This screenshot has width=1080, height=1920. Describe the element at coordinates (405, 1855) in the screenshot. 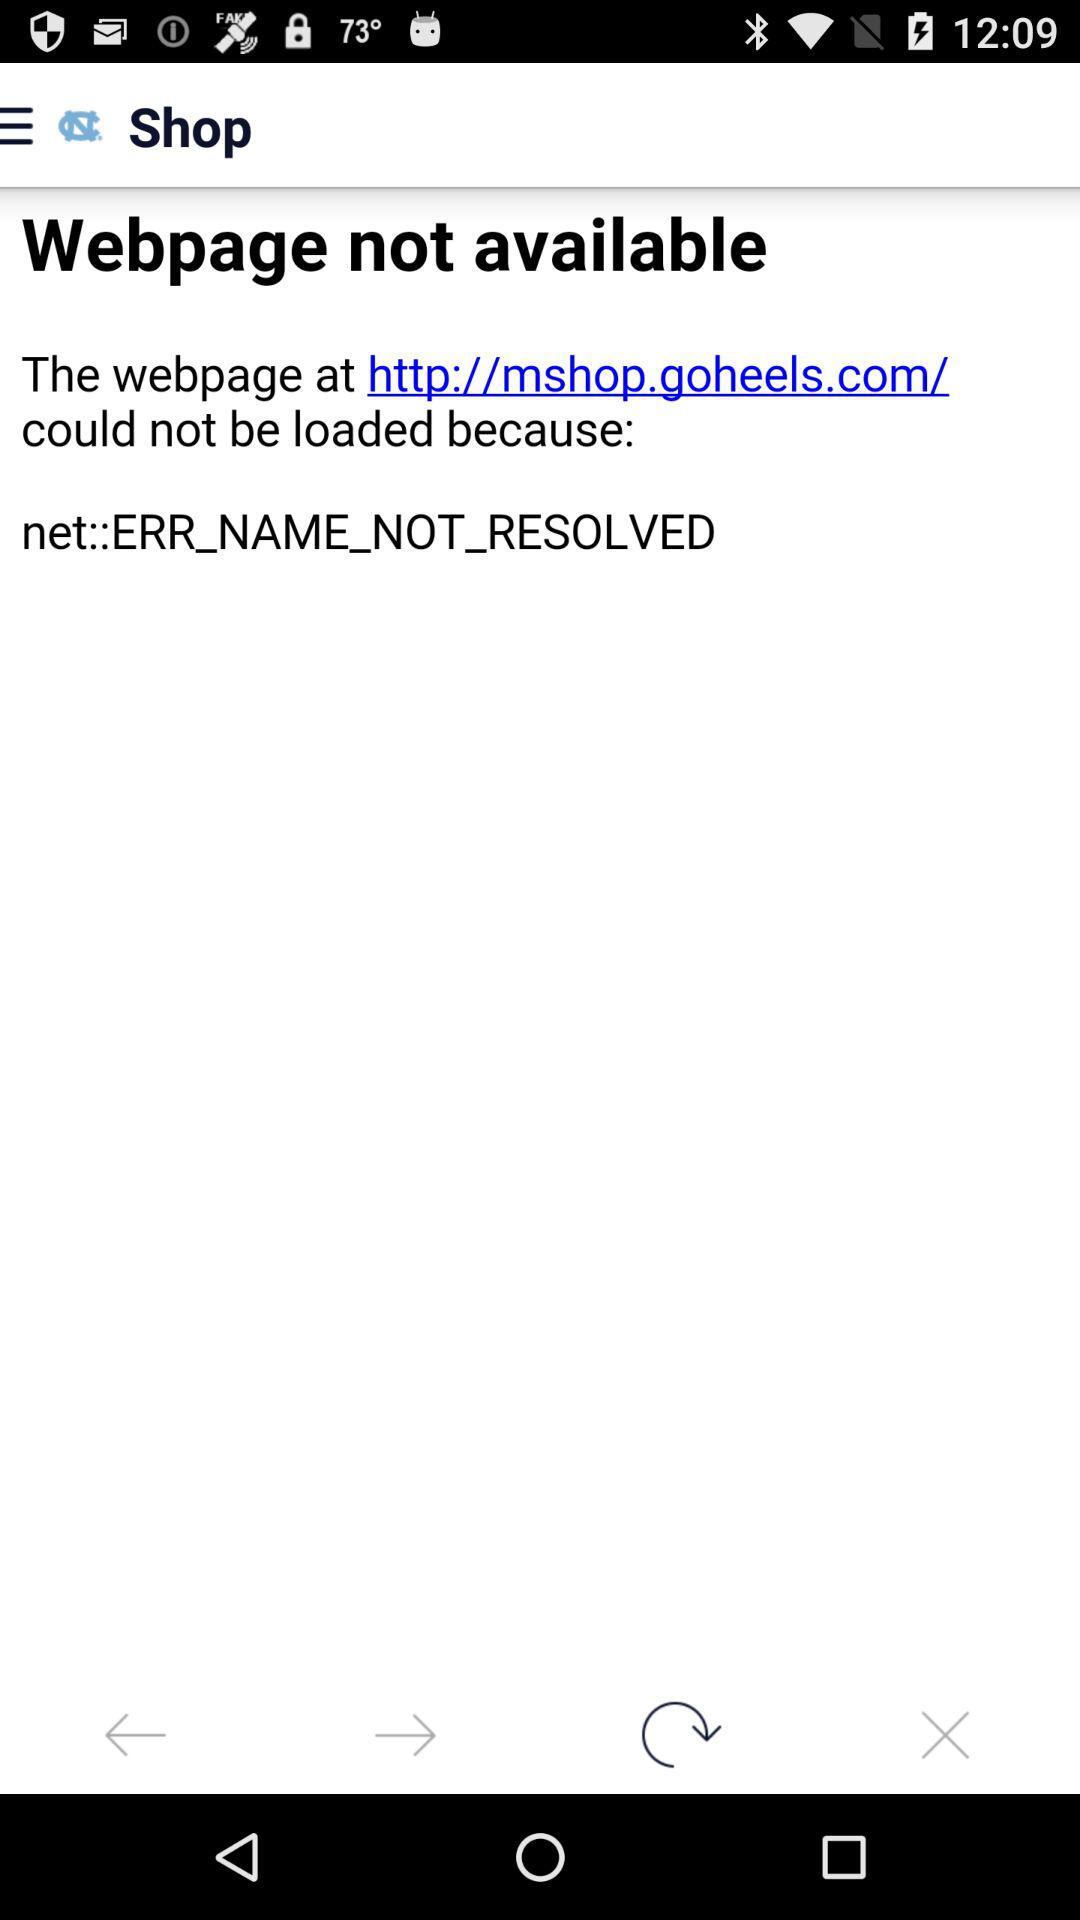

I see `the arrow_forward icon` at that location.